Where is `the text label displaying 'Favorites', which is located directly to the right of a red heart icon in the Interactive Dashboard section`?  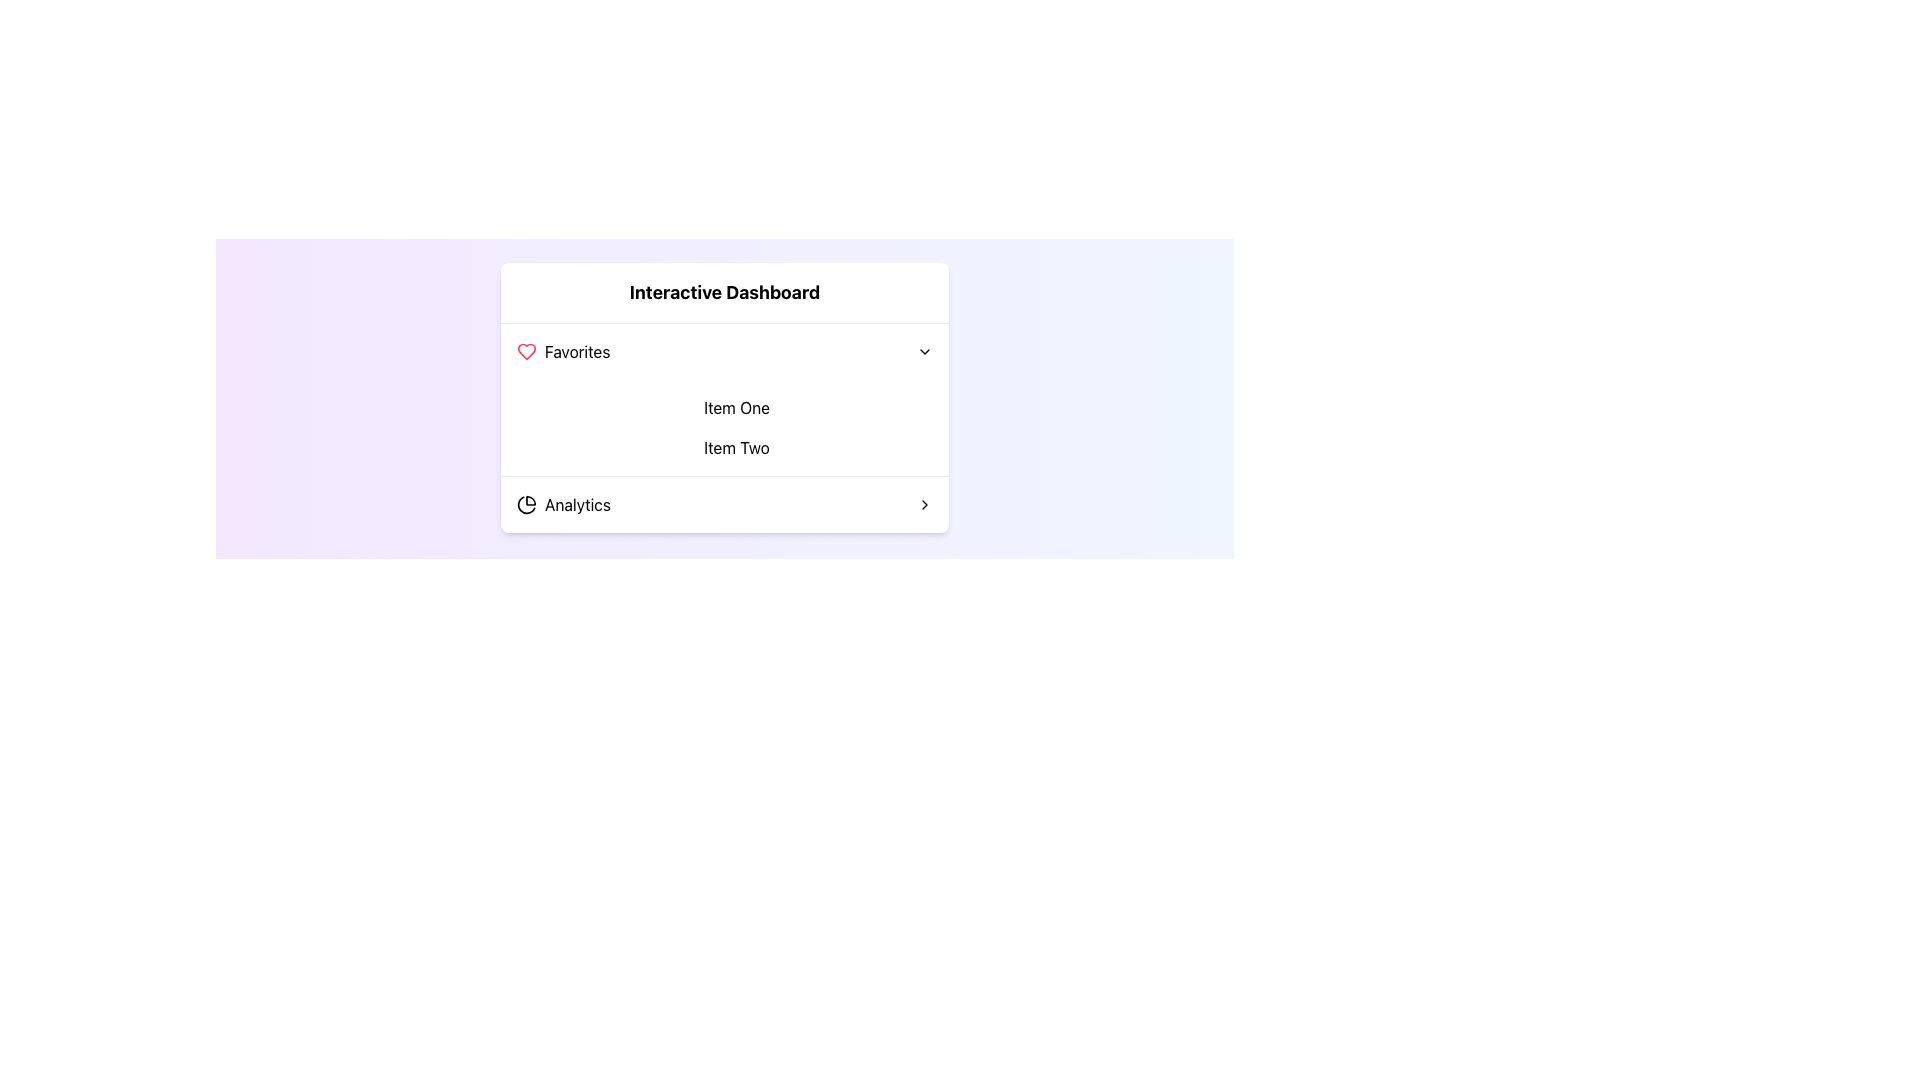 the text label displaying 'Favorites', which is located directly to the right of a red heart icon in the Interactive Dashboard section is located at coordinates (576, 350).